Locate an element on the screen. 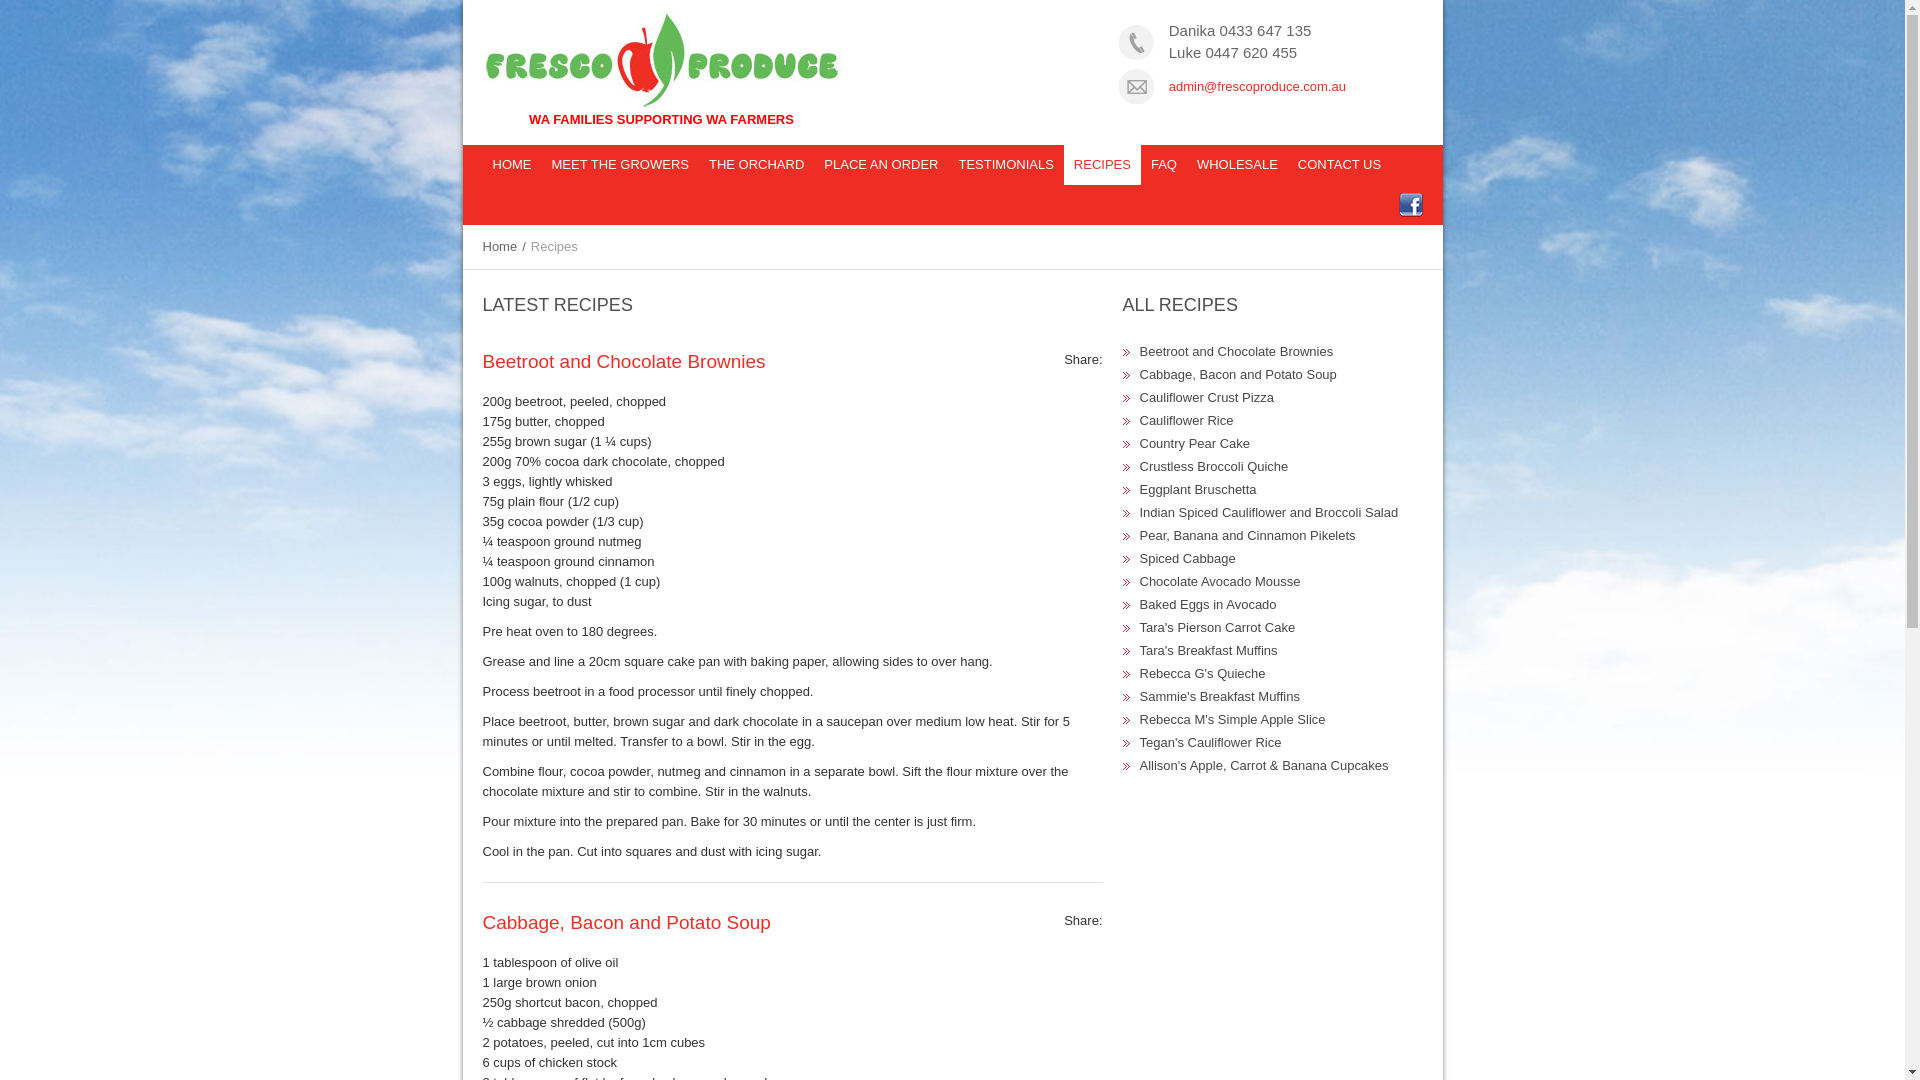 The width and height of the screenshot is (1920, 1080). 'Crustless Broccoli Quiche' is located at coordinates (1213, 466).